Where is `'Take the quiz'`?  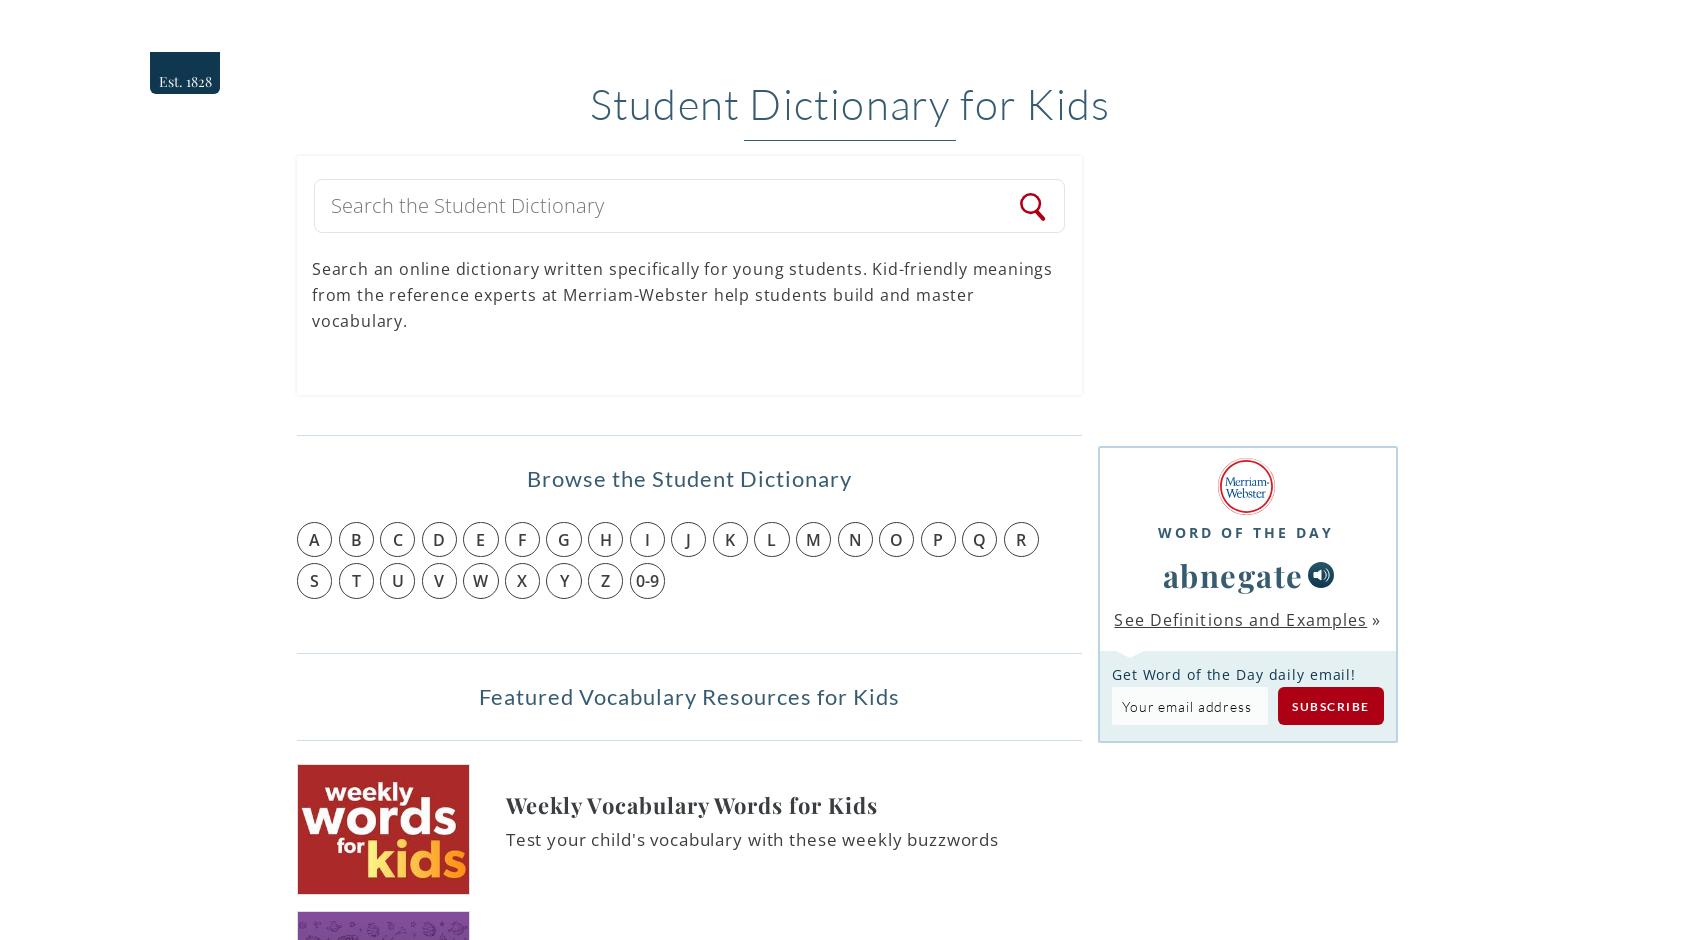 'Take the quiz' is located at coordinates (1314, 484).